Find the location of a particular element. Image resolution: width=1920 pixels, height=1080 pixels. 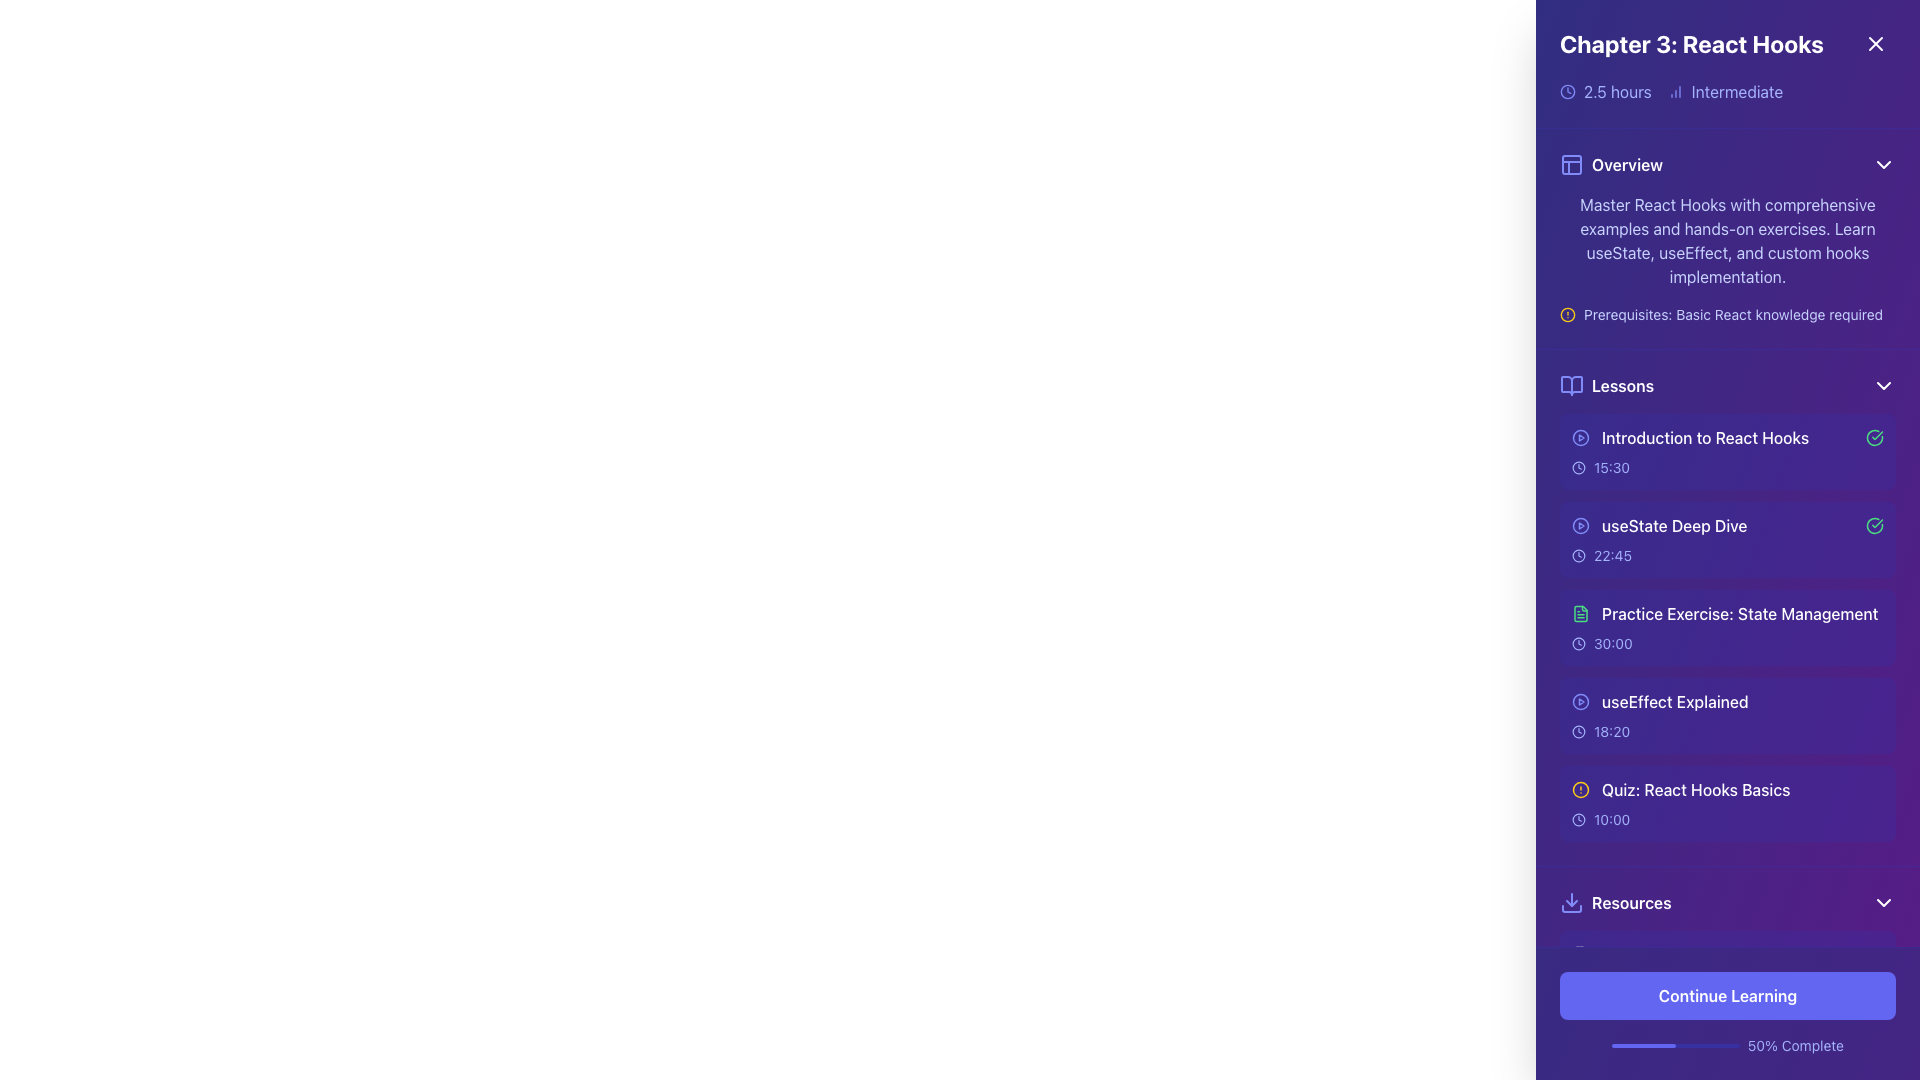

the circular graphic icon with a yellow outline and a black pin inside, located at the top of the Overview section next to 'Prerequisites: Basic React knowledge required' is located at coordinates (1567, 315).